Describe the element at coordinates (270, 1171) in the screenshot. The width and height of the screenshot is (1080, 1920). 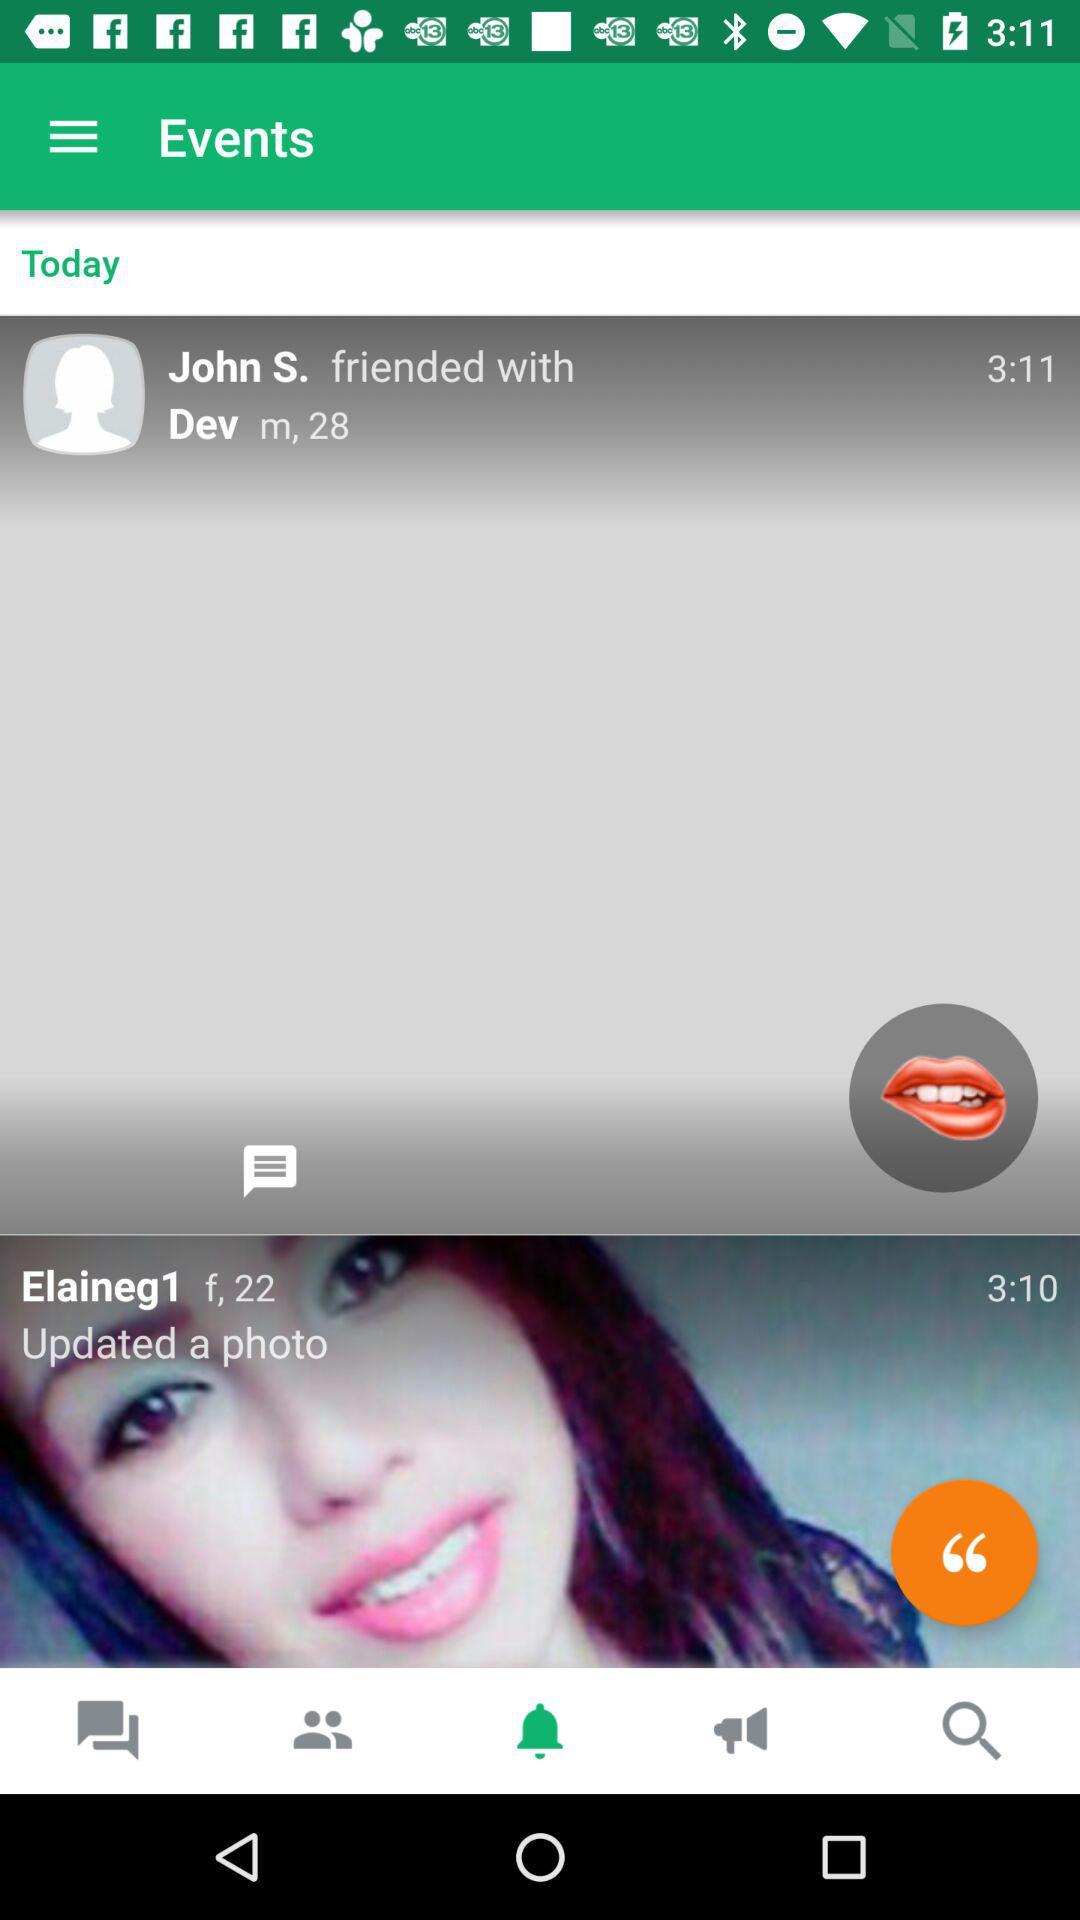
I see `icon on the left` at that location.